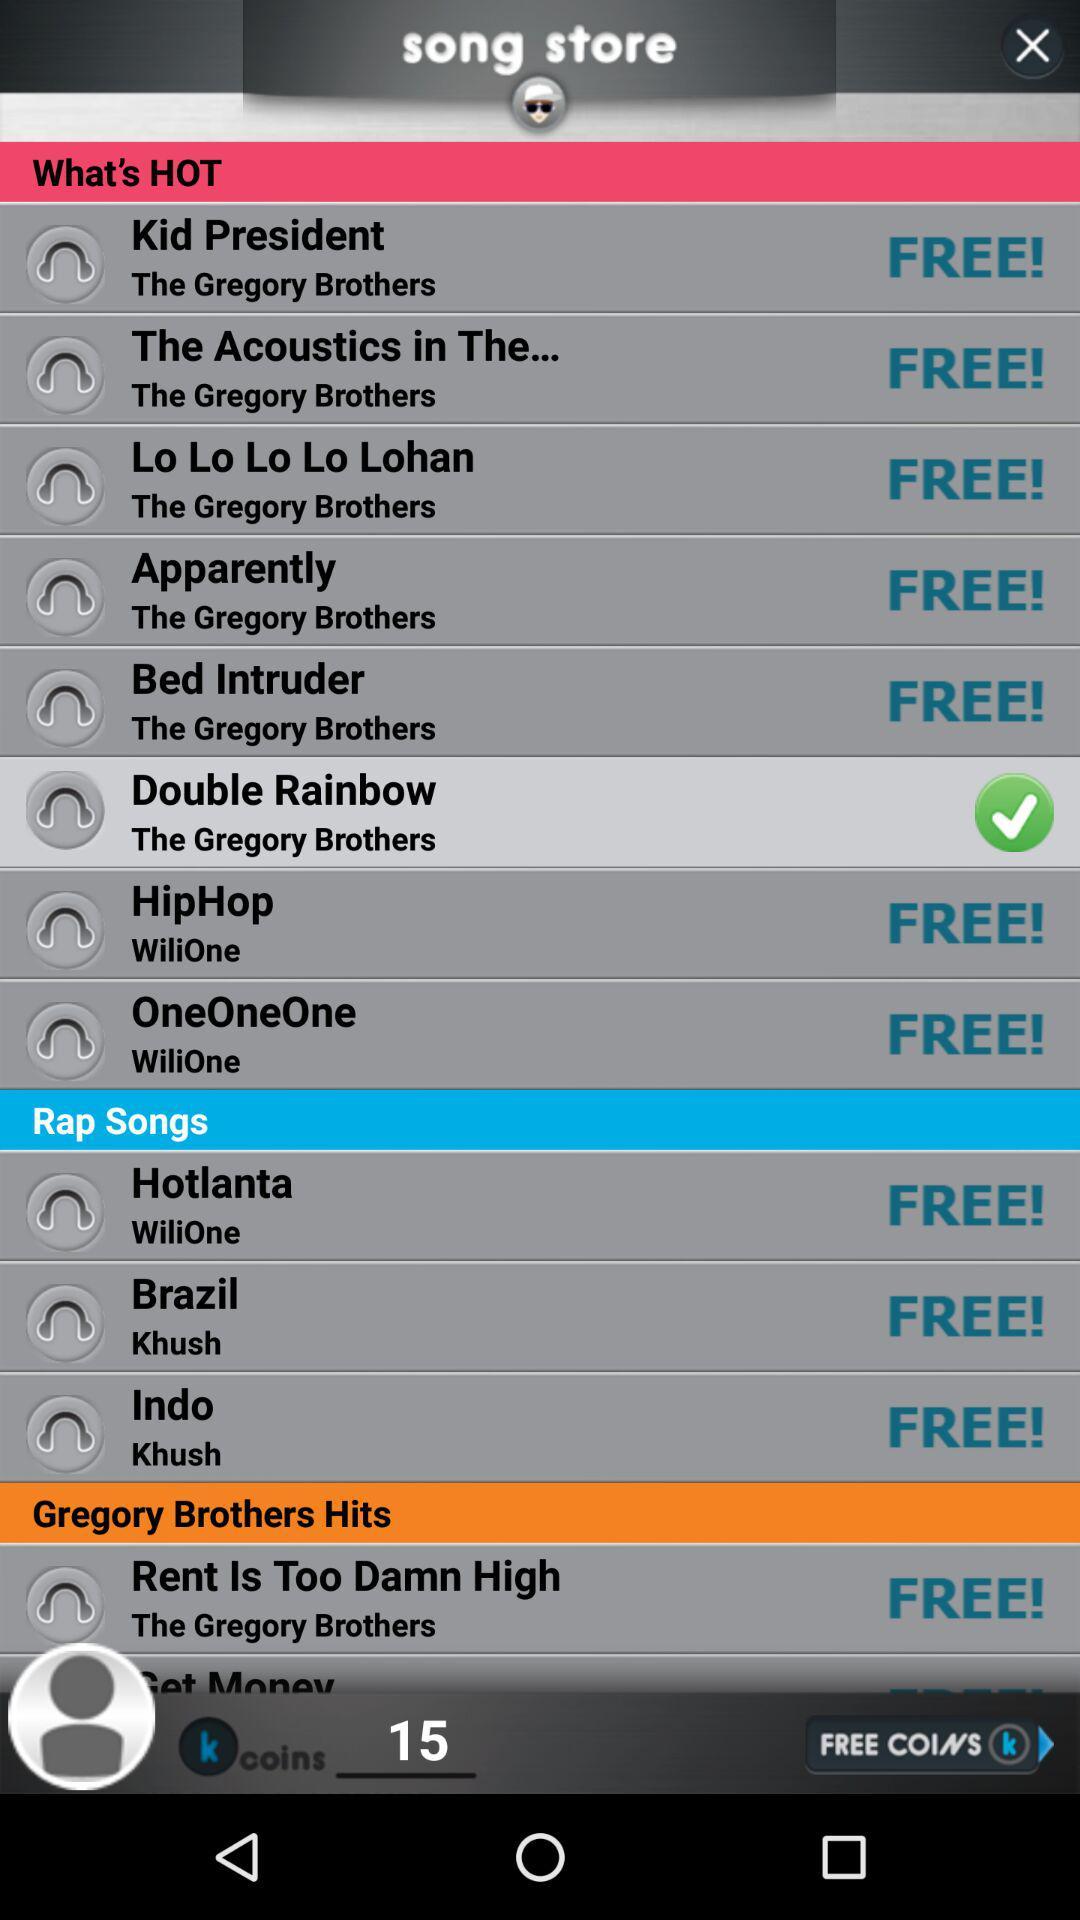  What do you see at coordinates (81, 1836) in the screenshot?
I see `the avatar icon` at bounding box center [81, 1836].